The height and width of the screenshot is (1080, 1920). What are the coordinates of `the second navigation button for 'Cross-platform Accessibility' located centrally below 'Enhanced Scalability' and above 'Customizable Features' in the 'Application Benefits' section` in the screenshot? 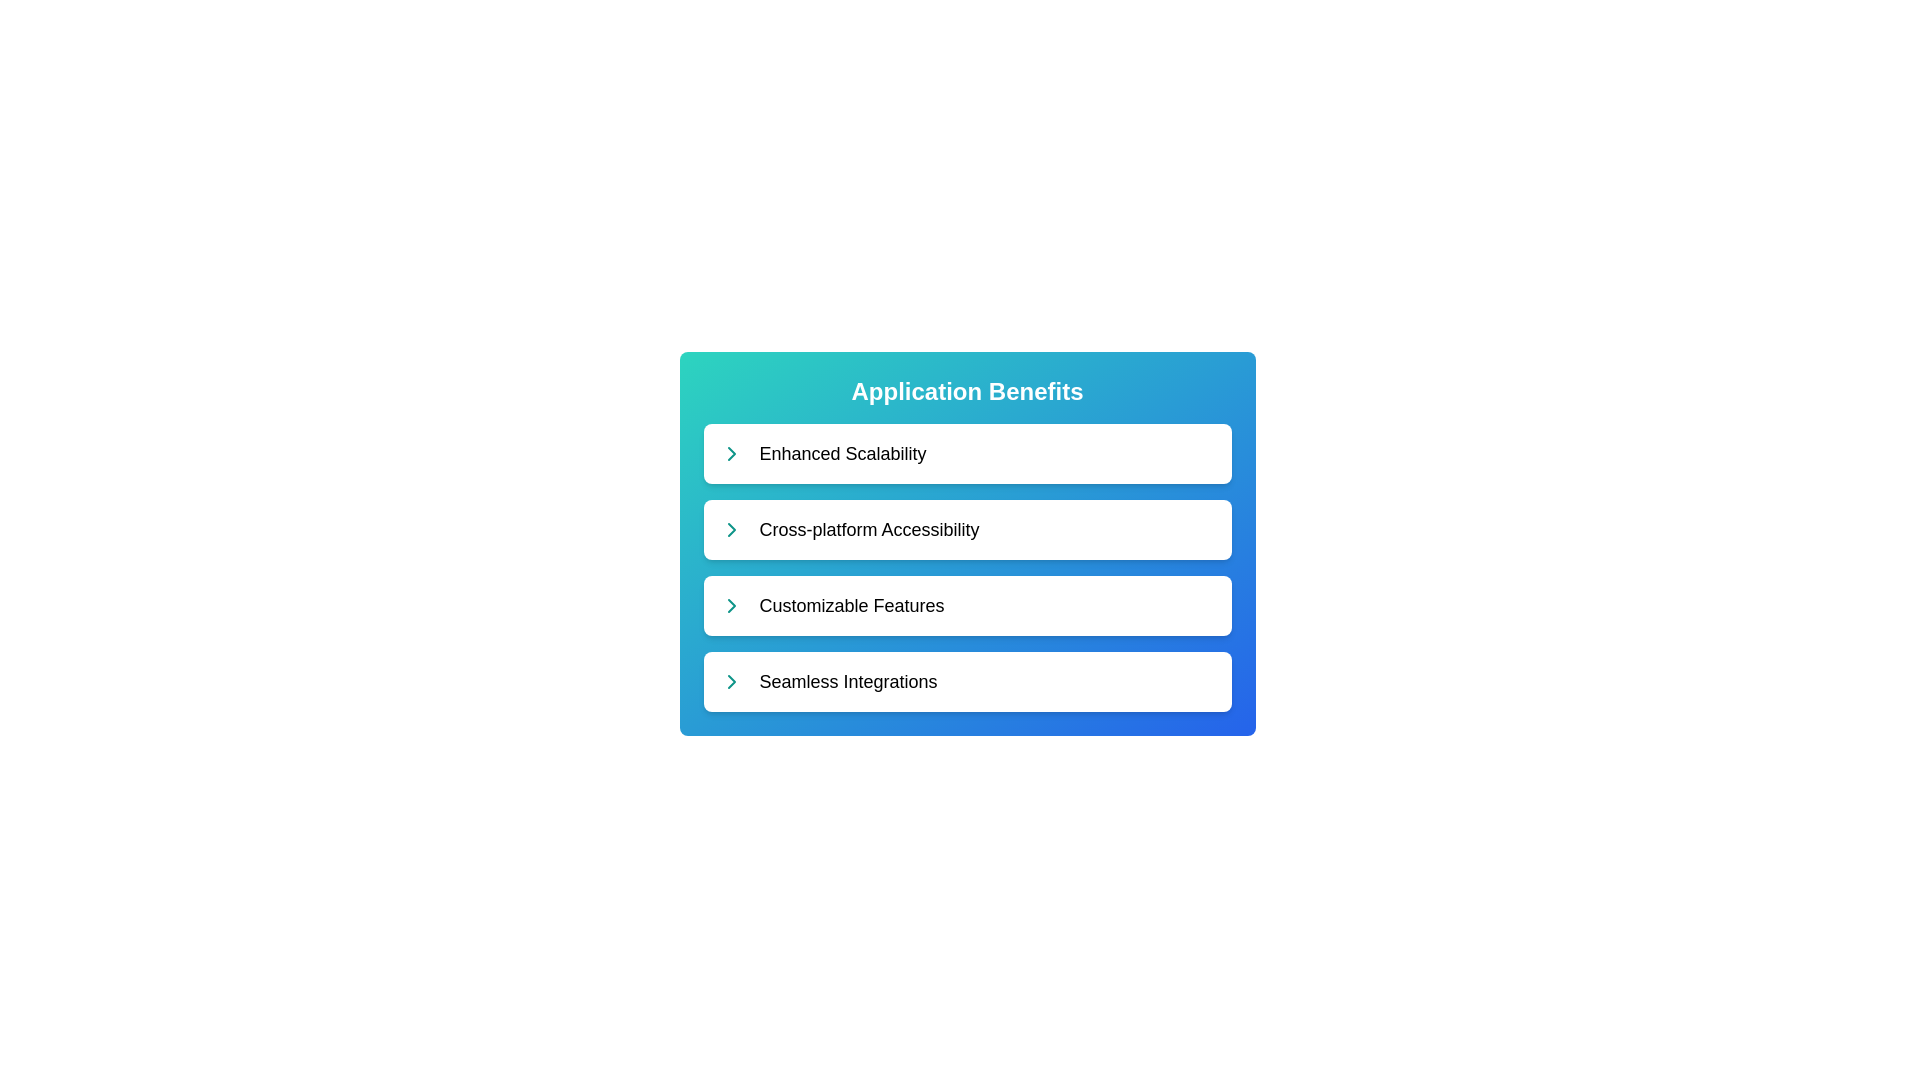 It's located at (967, 528).